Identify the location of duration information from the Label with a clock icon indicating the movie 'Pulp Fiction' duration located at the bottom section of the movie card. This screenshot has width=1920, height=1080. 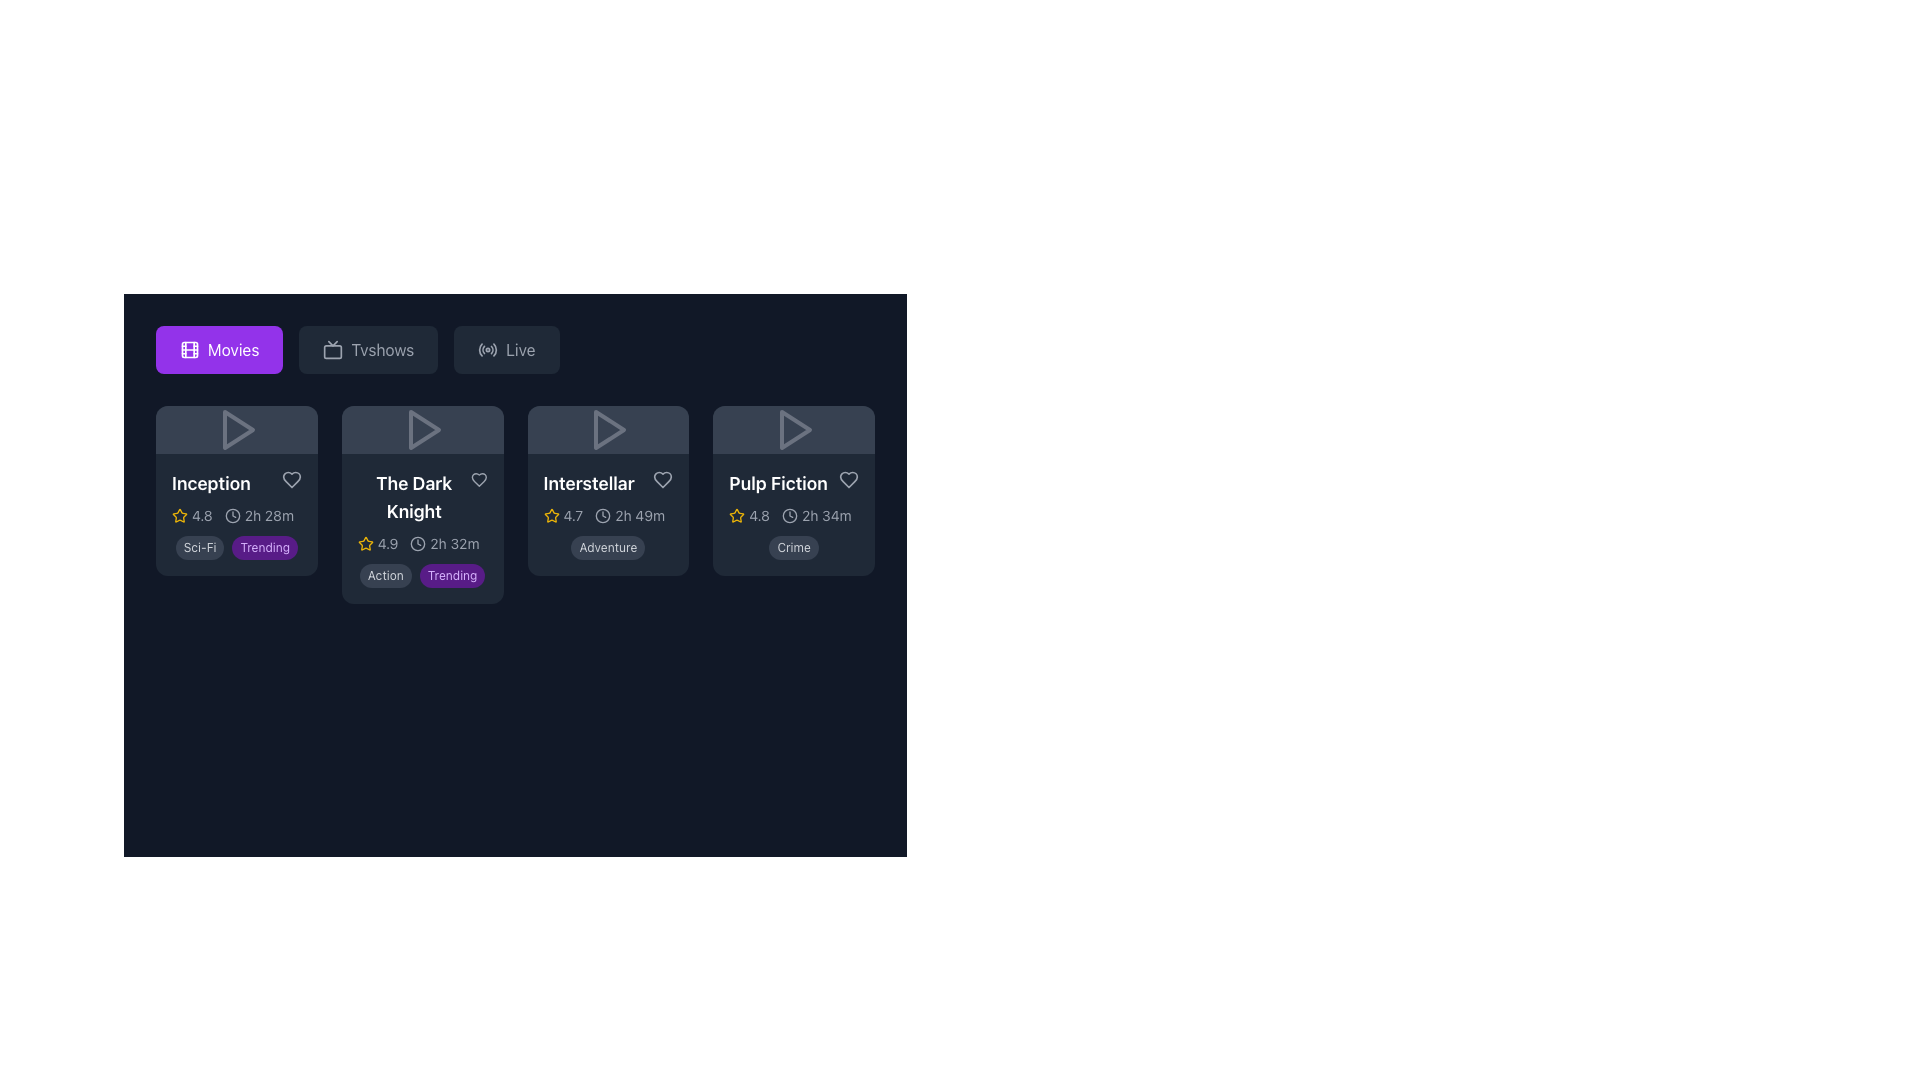
(816, 515).